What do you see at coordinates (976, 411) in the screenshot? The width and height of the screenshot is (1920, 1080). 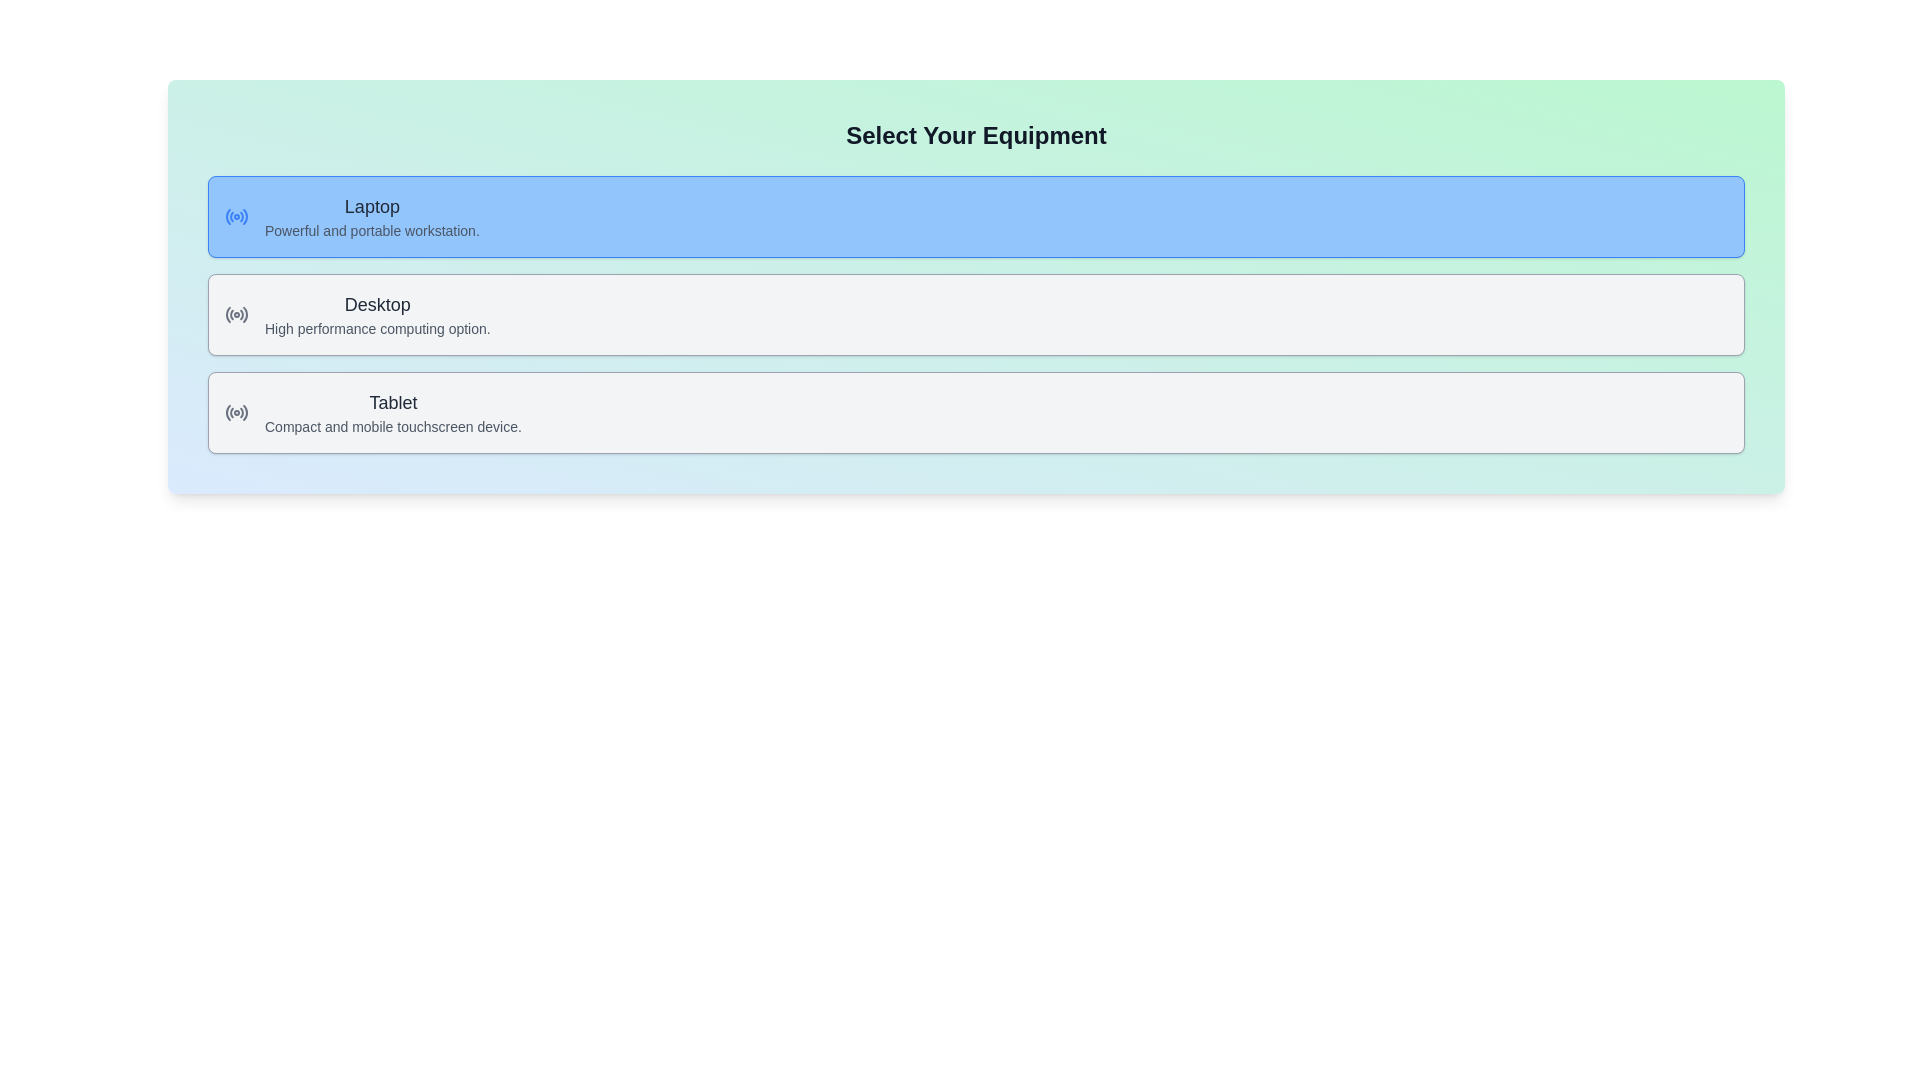 I see `the Selectable List Item element titled 'Tablet' that is positioned third in the vertical list` at bounding box center [976, 411].